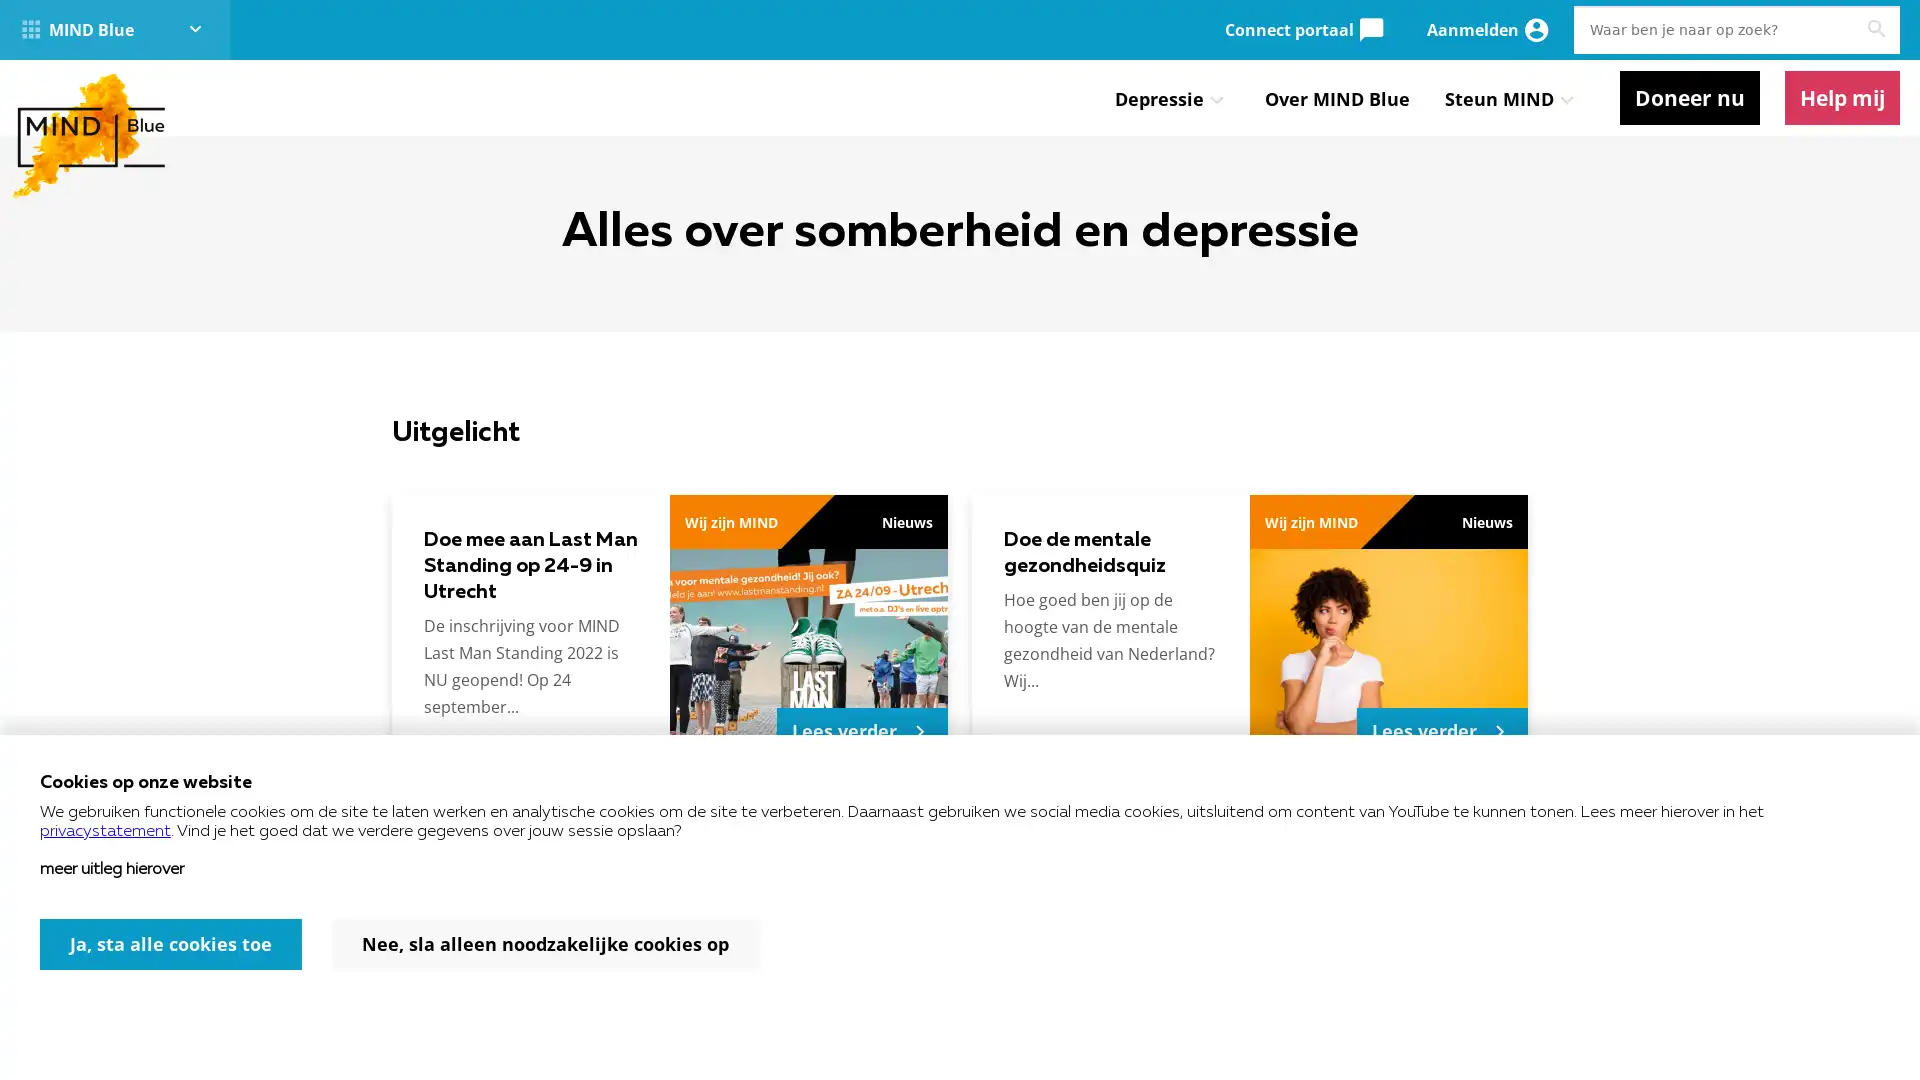  Describe the element at coordinates (545, 944) in the screenshot. I see `Nee, sla alleen noodzakelijke cookies op` at that location.